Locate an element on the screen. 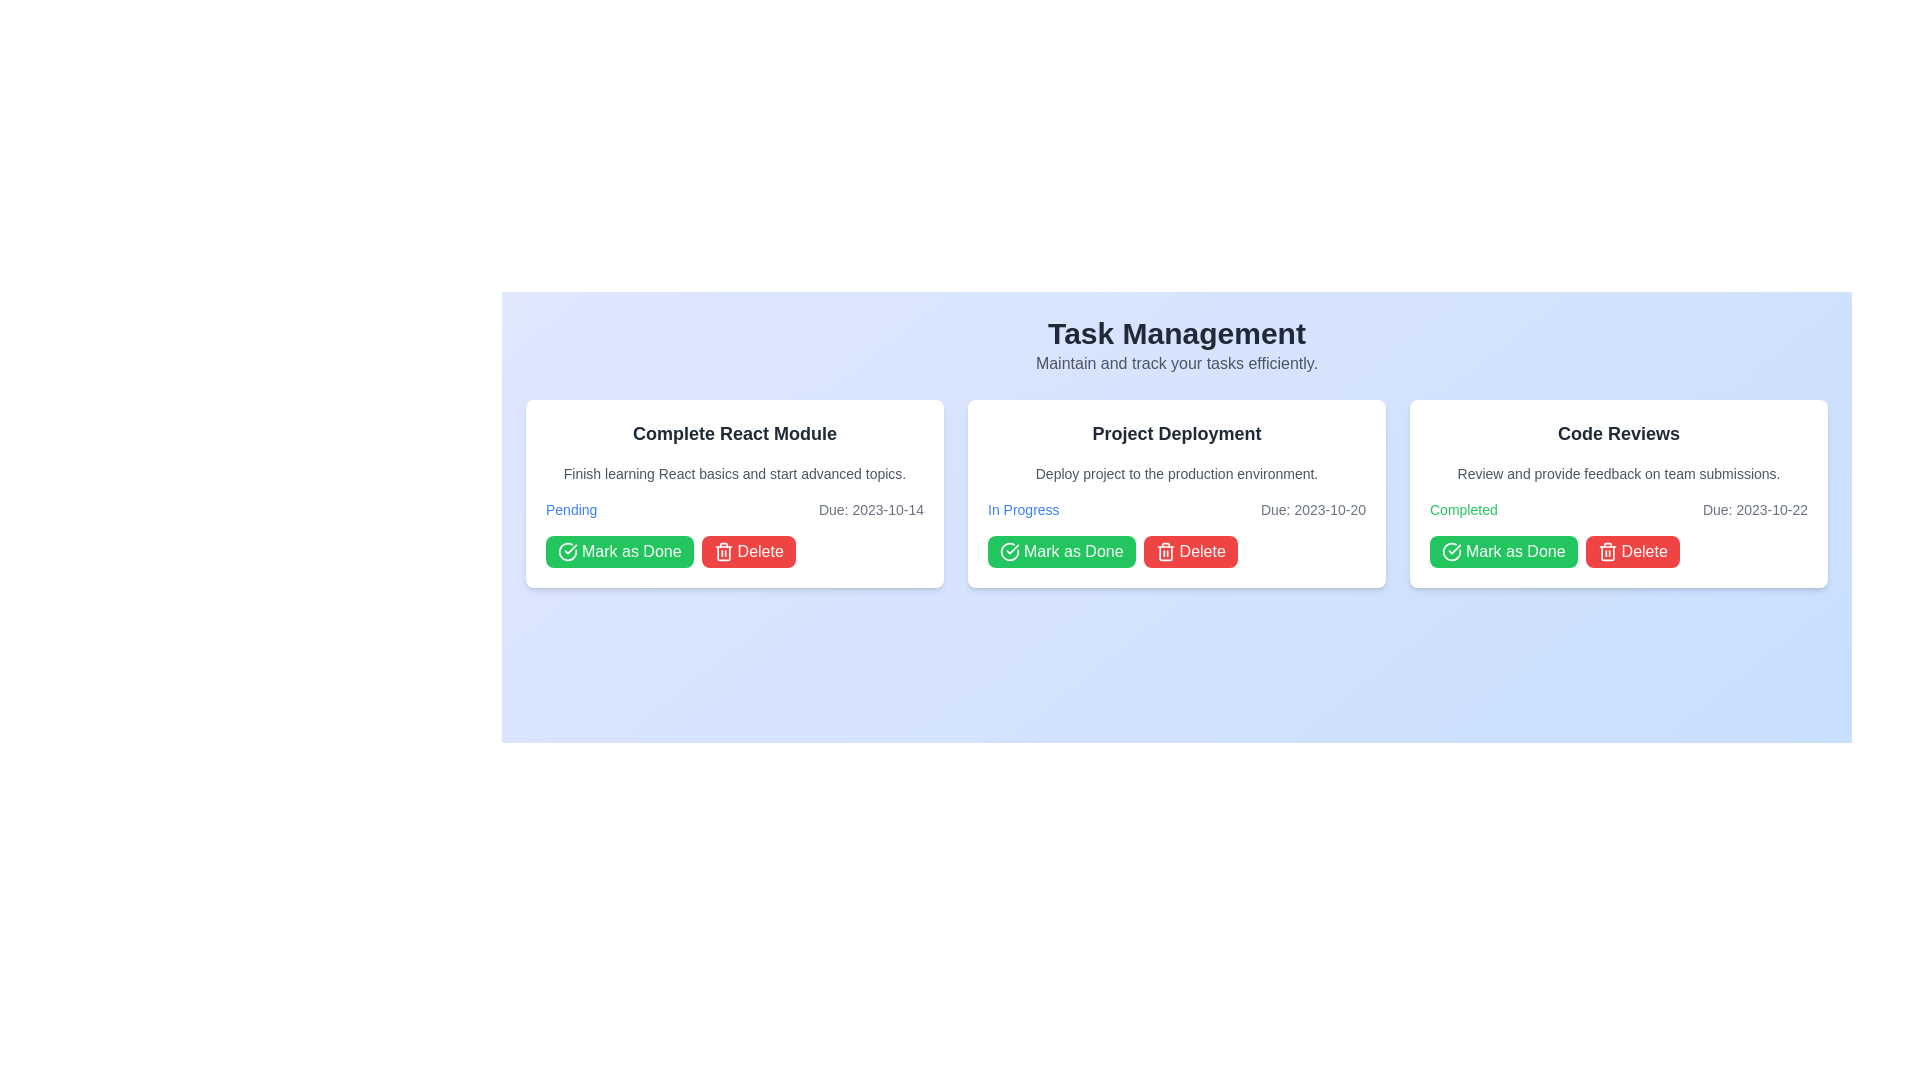 This screenshot has width=1920, height=1080. the green circular check icon located at the bottom-left corner of the 'Complete React Module' task card is located at coordinates (566, 551).